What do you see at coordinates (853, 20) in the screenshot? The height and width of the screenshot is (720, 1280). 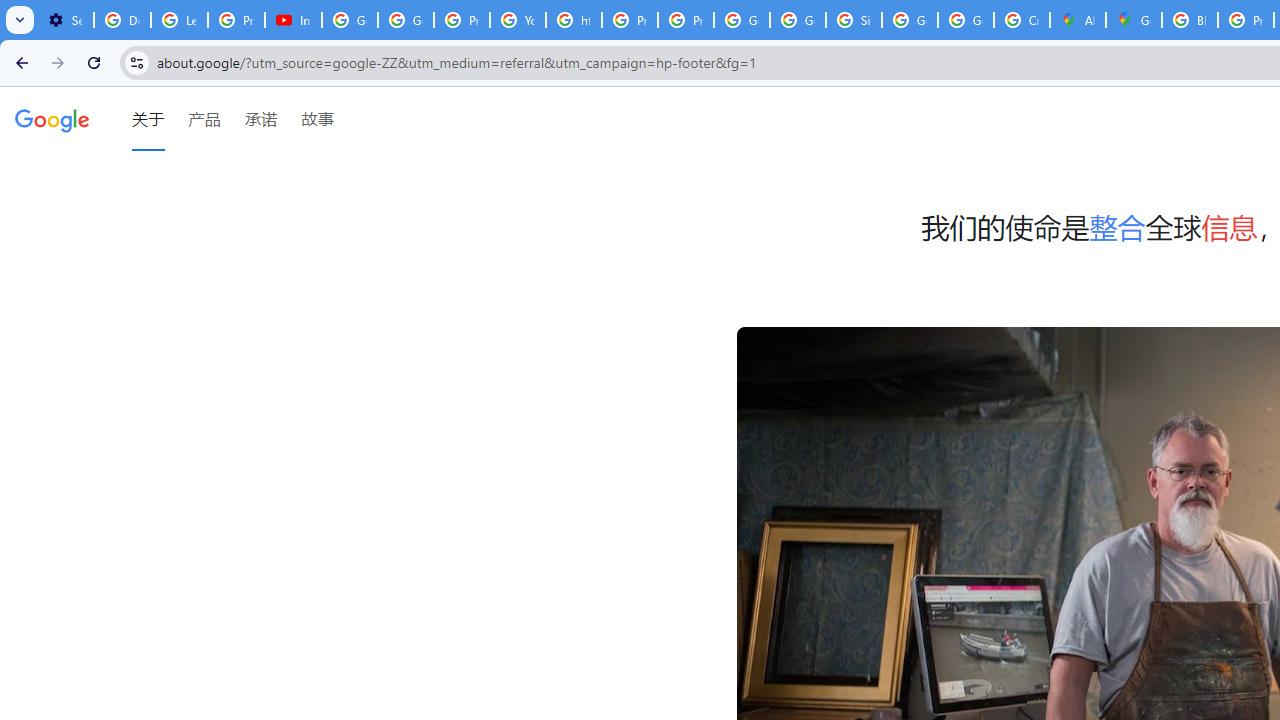 I see `'Sign in - Google Accounts'` at bounding box center [853, 20].